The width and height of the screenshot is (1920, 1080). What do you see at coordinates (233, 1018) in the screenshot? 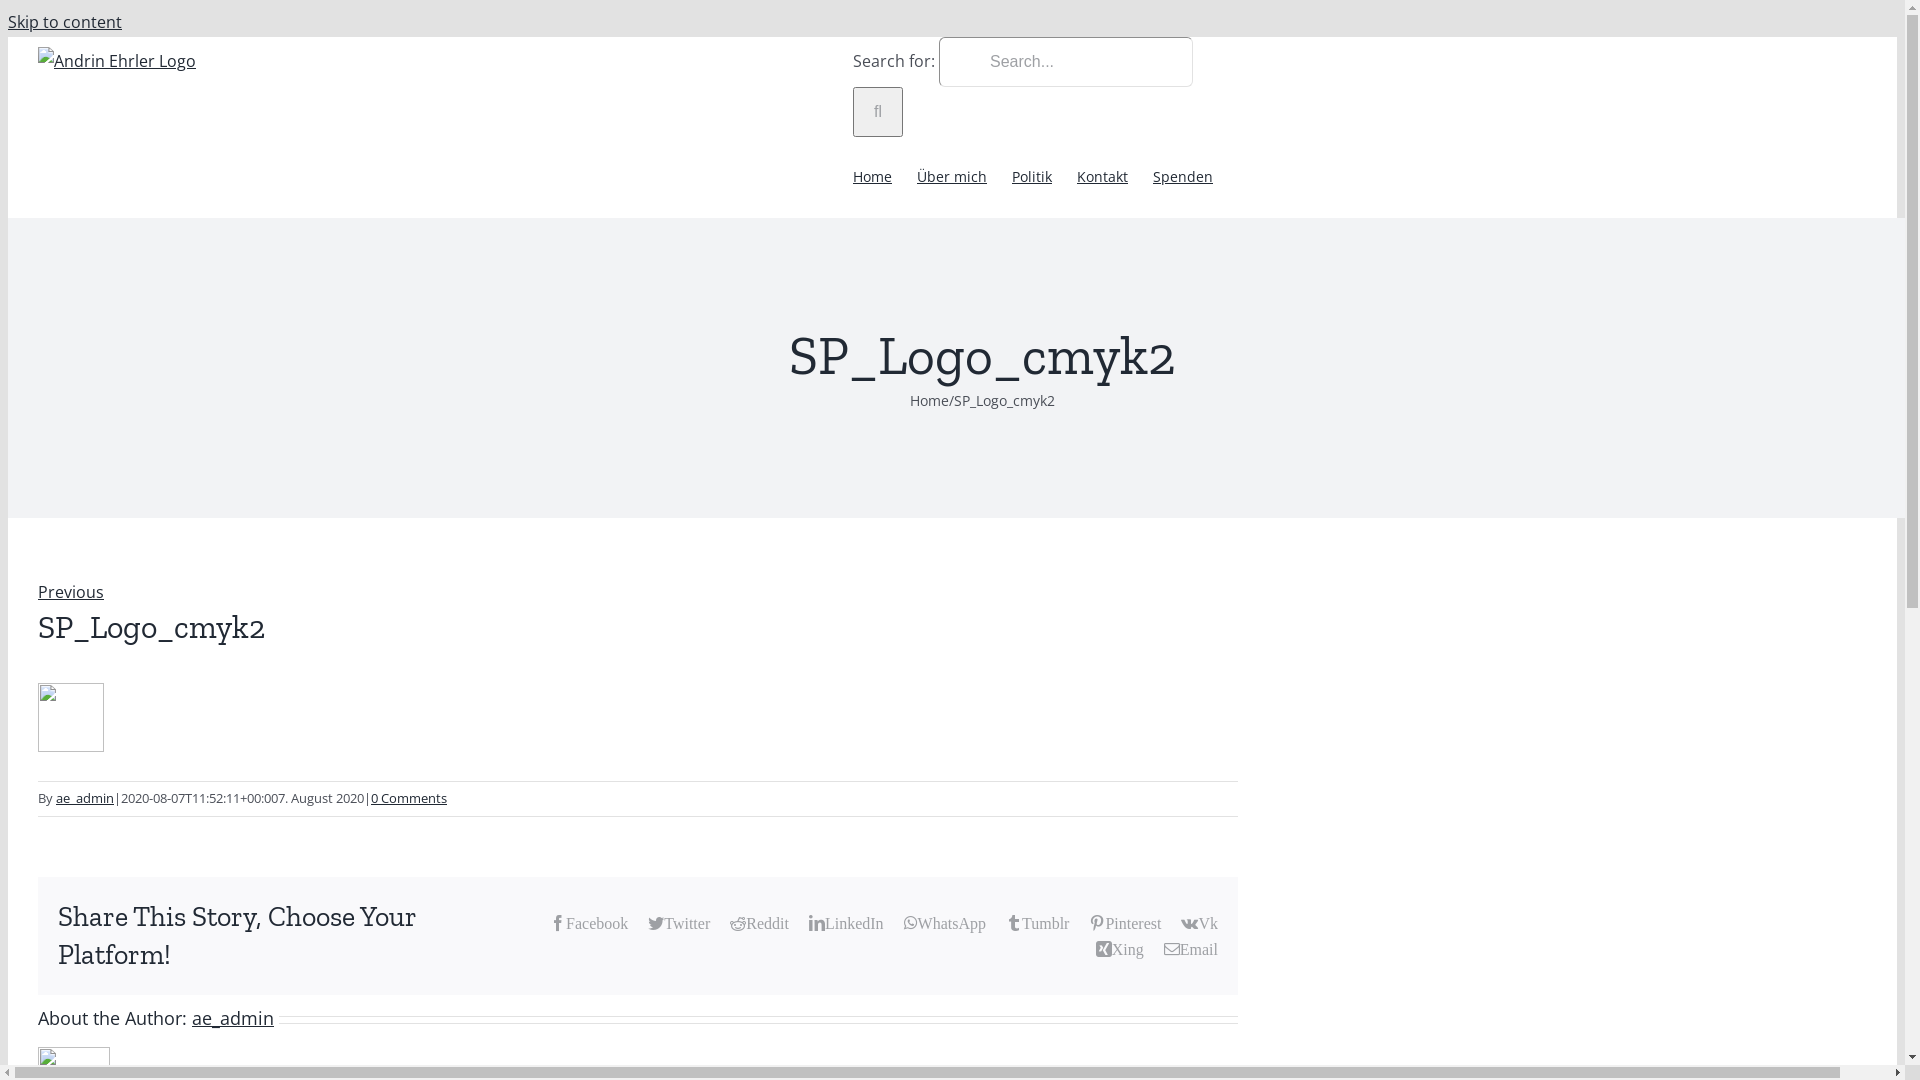
I see `'ae_admin'` at bounding box center [233, 1018].